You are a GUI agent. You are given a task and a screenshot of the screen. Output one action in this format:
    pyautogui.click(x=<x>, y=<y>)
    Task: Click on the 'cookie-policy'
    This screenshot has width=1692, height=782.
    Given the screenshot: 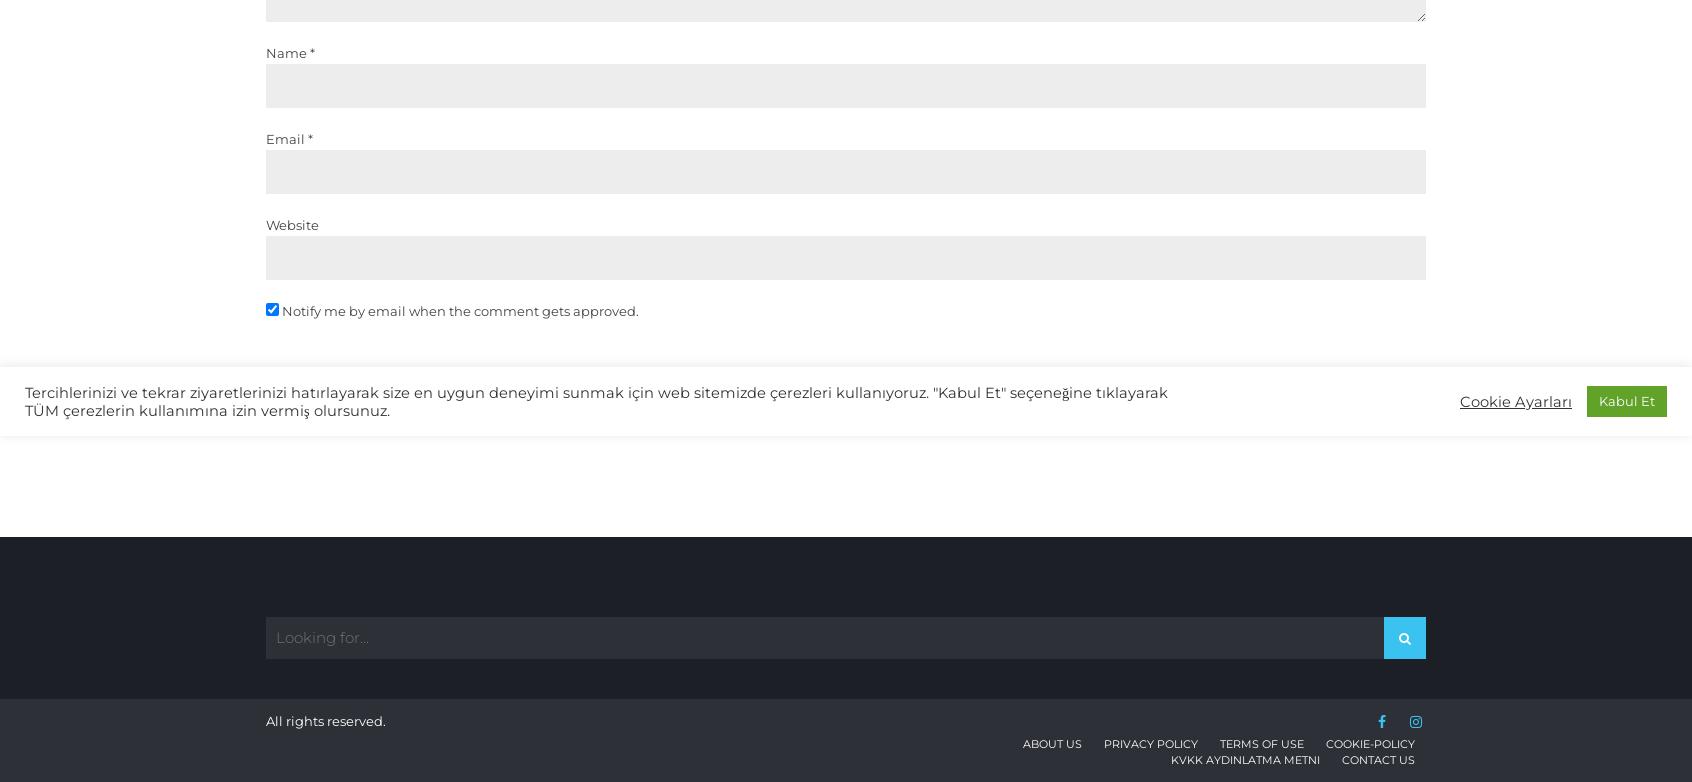 What is the action you would take?
    pyautogui.click(x=1370, y=742)
    